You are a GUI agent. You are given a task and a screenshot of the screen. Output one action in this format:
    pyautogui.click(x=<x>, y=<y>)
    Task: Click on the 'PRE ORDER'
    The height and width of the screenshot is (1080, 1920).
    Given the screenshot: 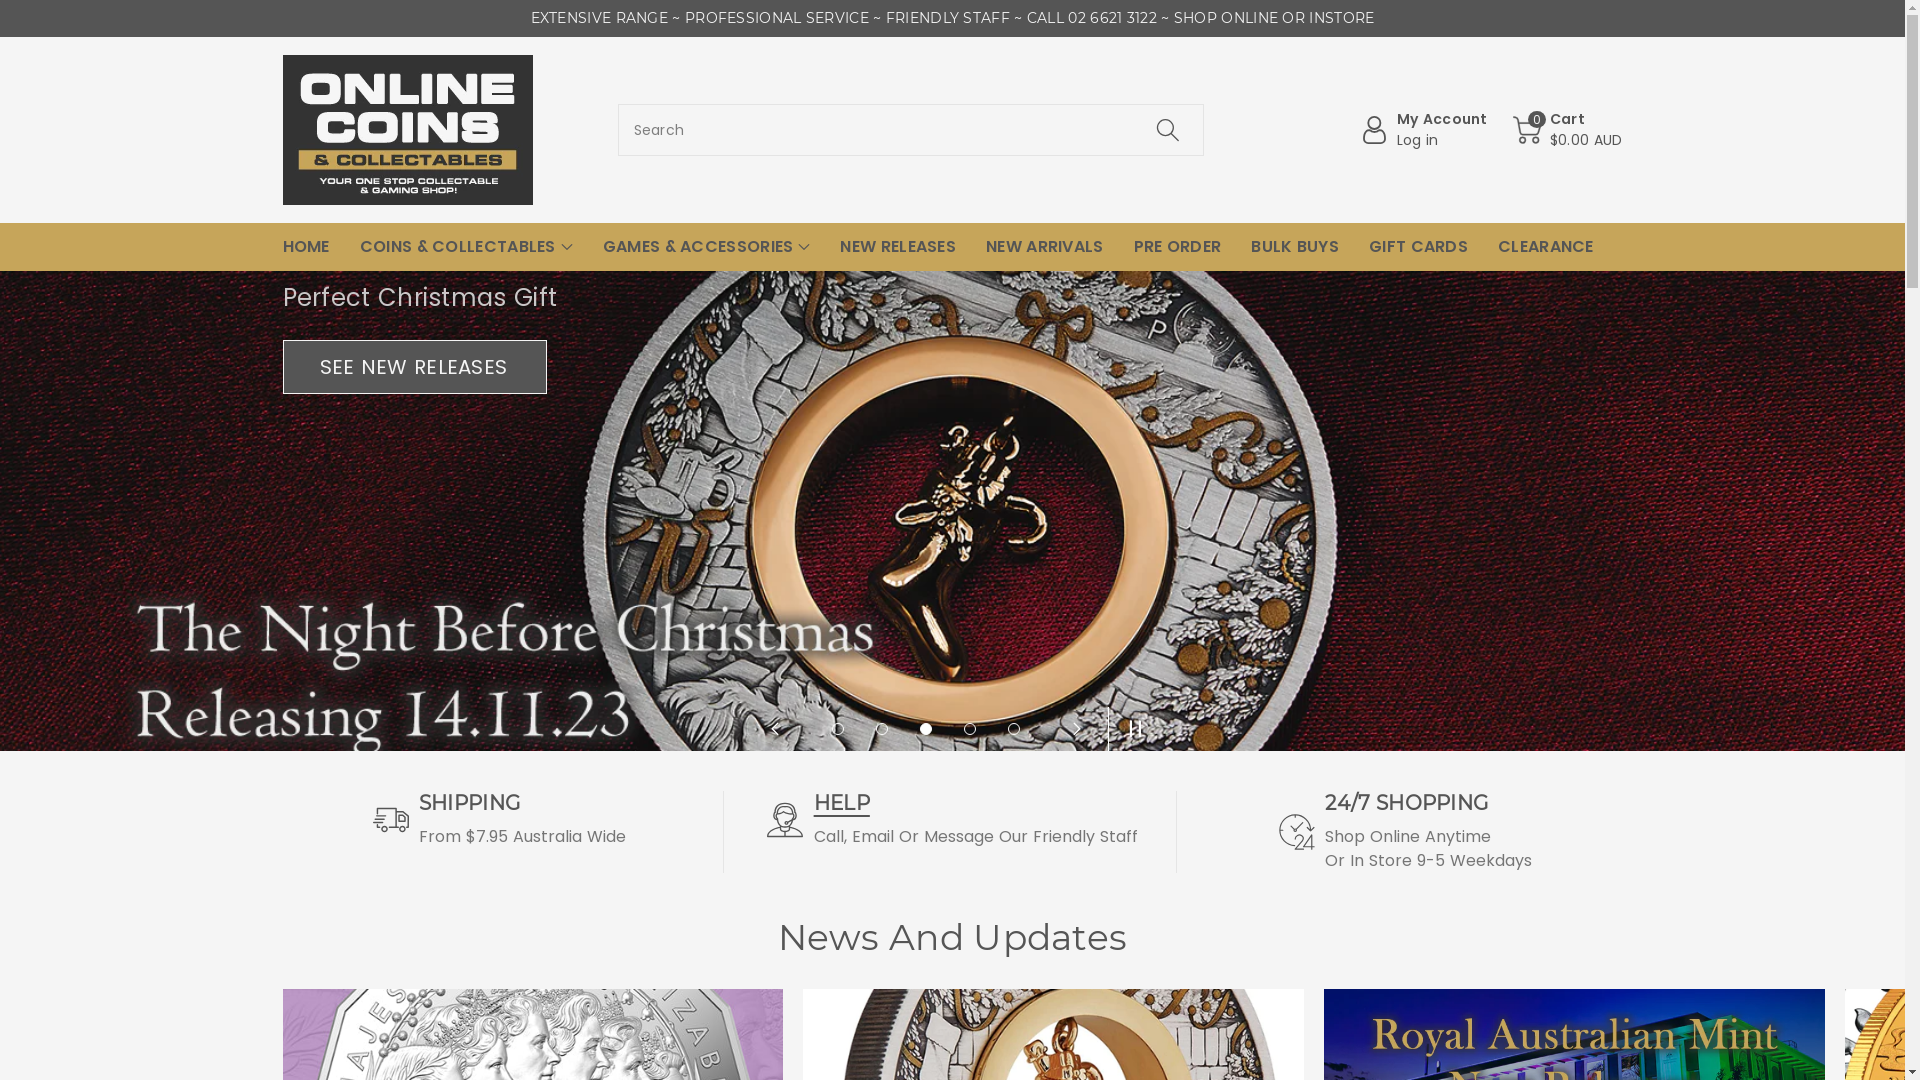 What is the action you would take?
    pyautogui.click(x=1177, y=245)
    